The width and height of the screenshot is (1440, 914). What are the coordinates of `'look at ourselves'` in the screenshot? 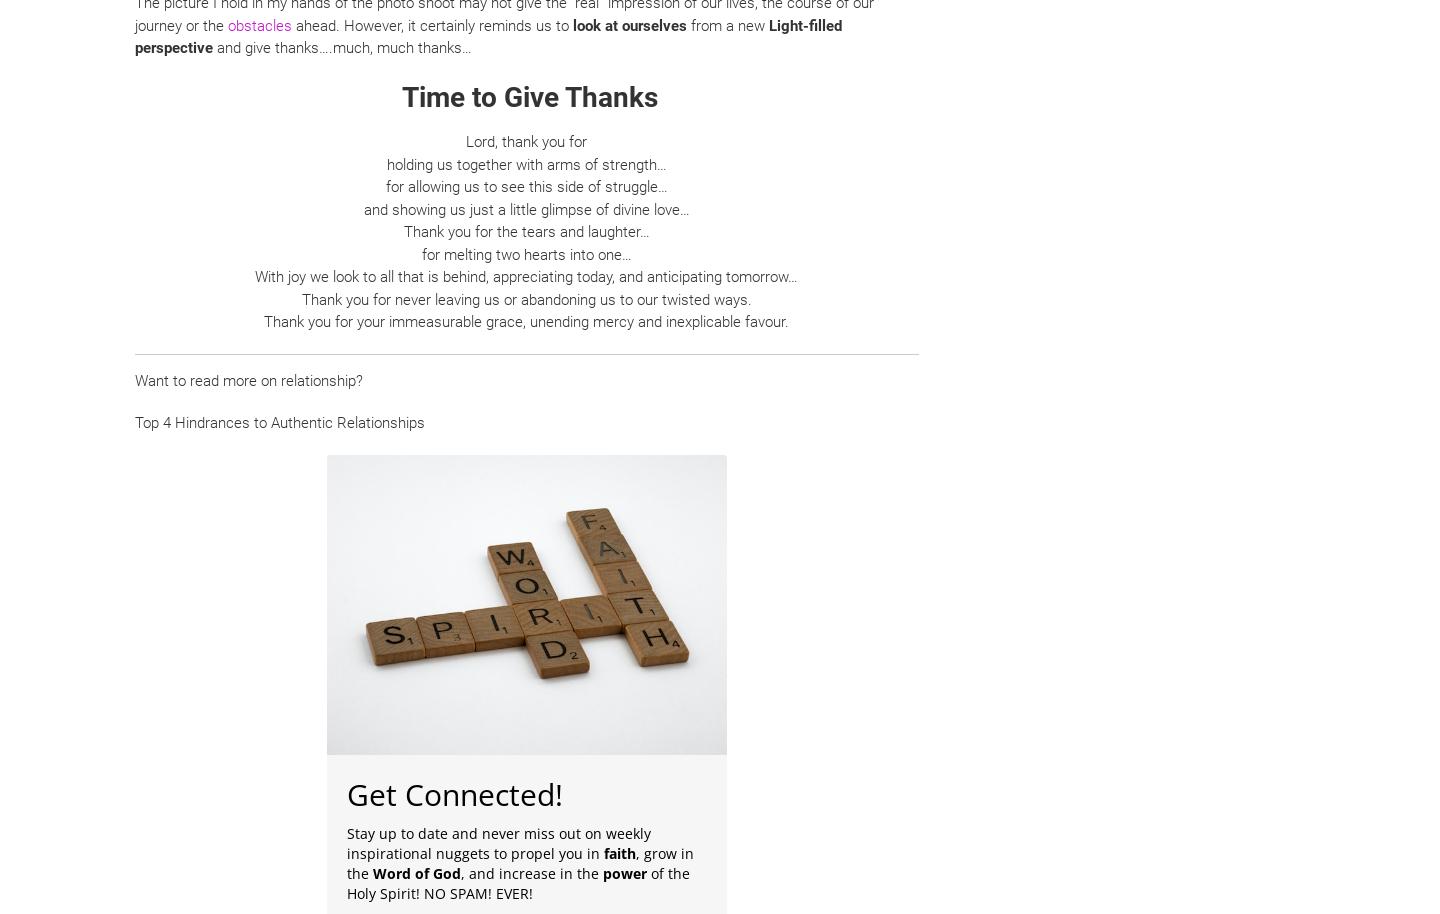 It's located at (629, 25).